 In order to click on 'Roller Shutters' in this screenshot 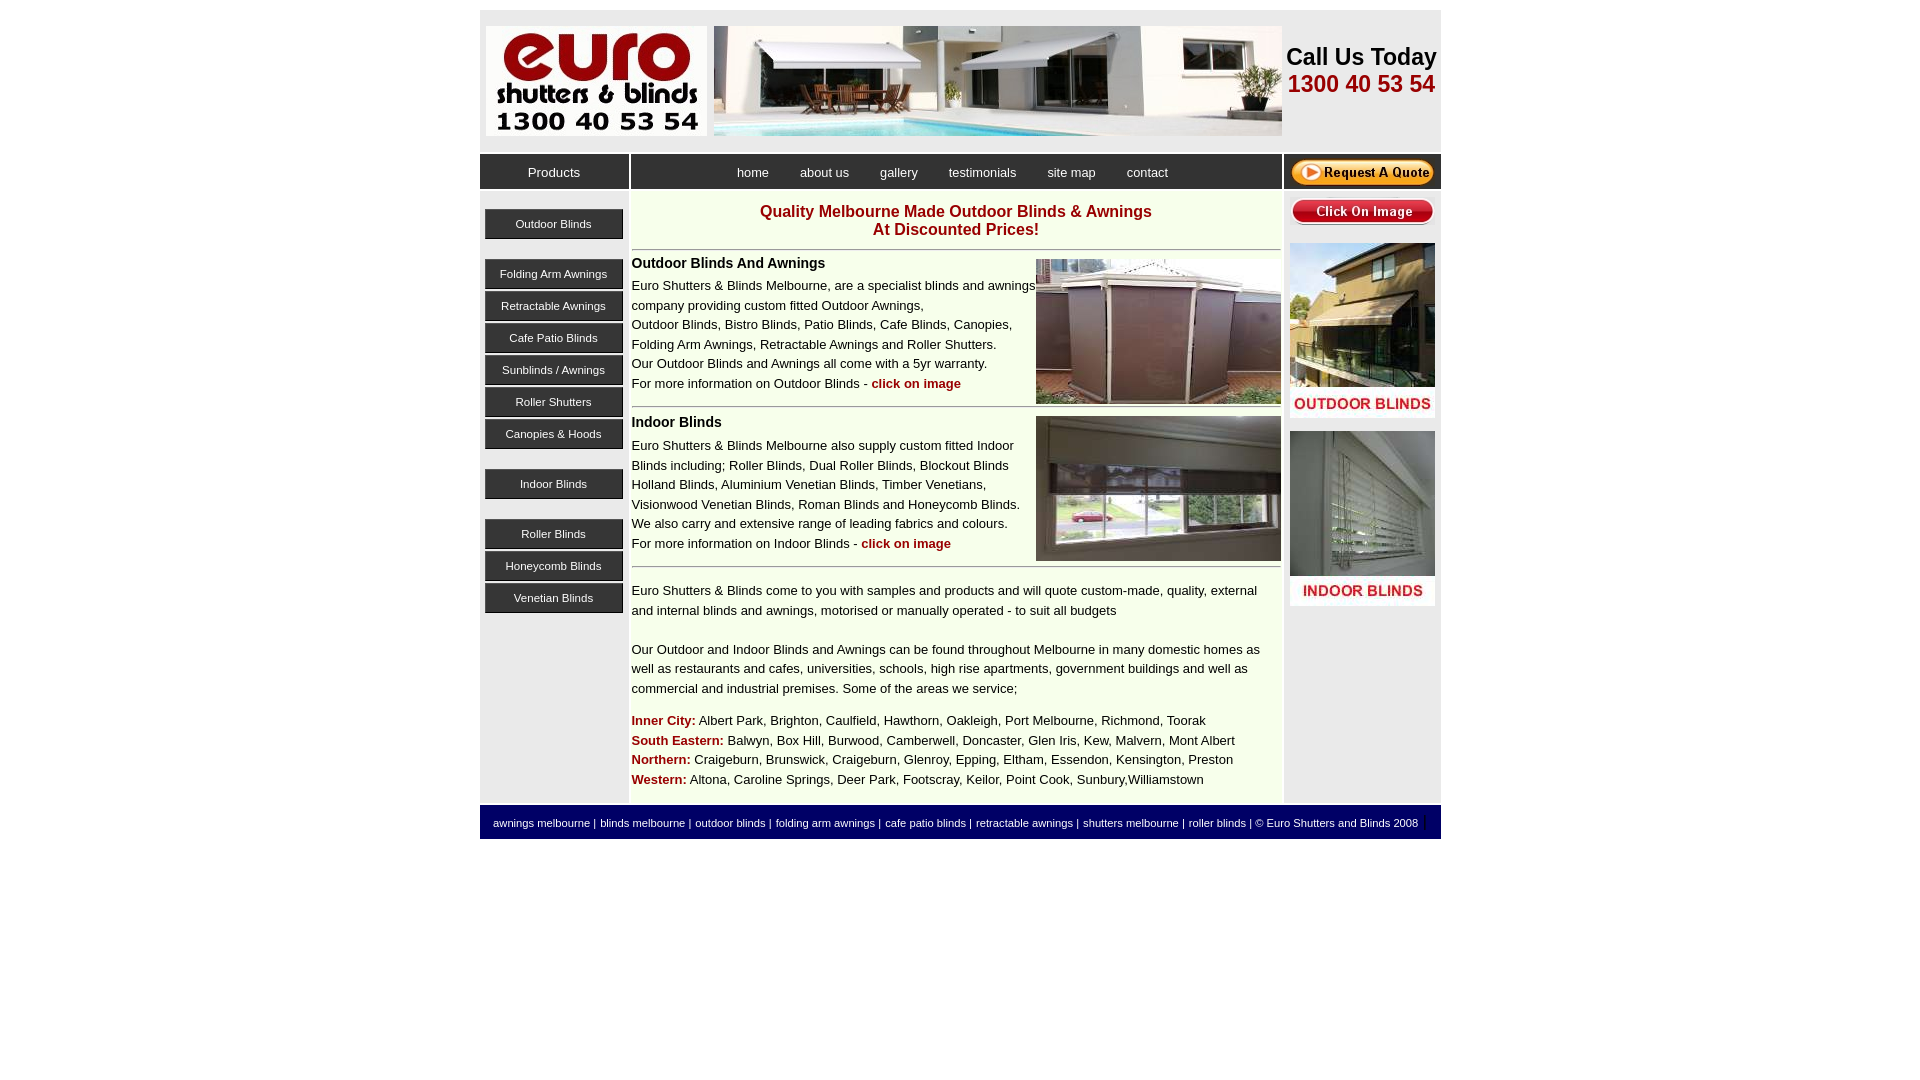, I will do `click(552, 401)`.